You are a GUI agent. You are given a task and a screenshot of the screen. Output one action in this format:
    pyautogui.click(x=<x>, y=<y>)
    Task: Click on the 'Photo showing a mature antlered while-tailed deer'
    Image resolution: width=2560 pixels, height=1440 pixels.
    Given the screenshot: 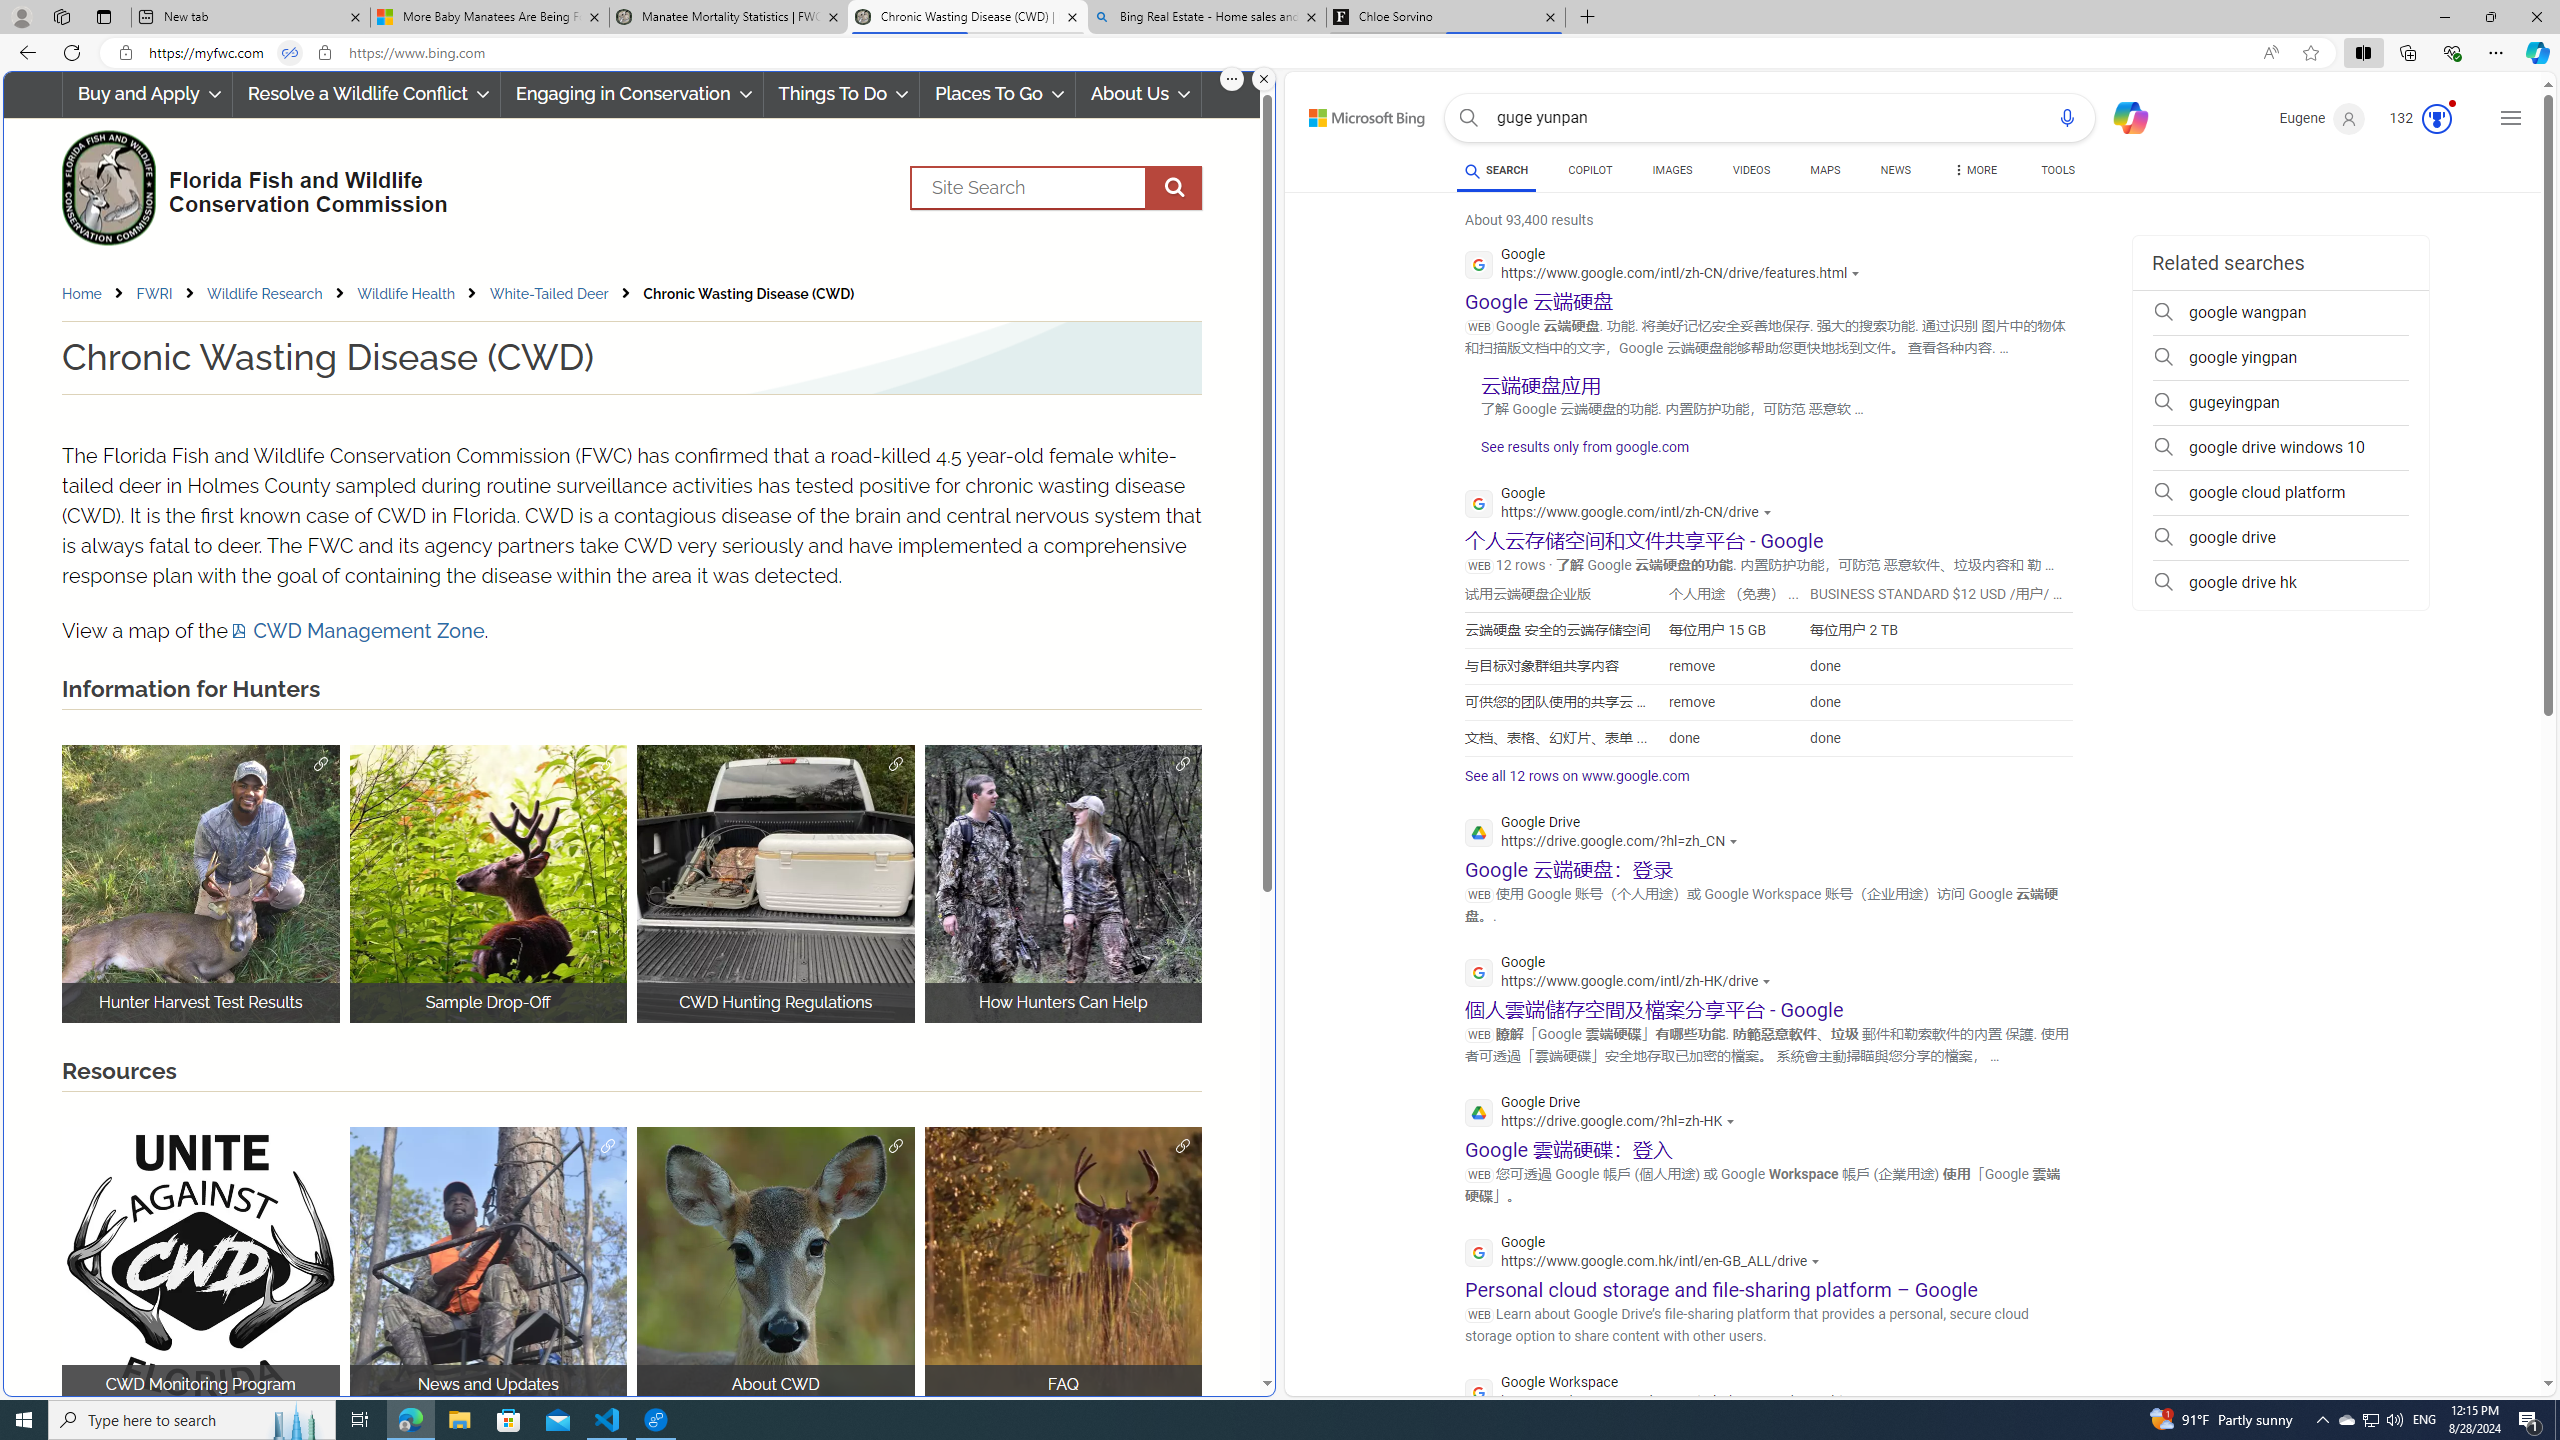 What is the action you would take?
    pyautogui.click(x=1063, y=1265)
    